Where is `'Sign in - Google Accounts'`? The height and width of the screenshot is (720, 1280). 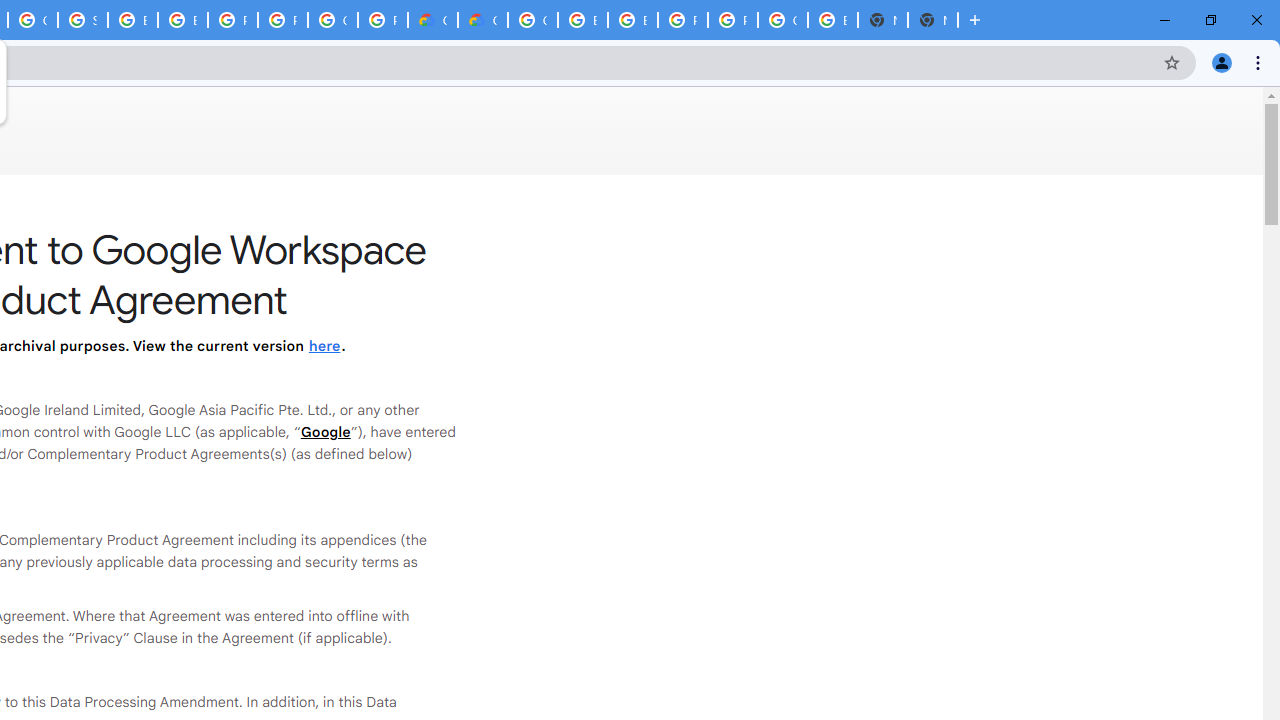 'Sign in - Google Accounts' is located at coordinates (81, 20).